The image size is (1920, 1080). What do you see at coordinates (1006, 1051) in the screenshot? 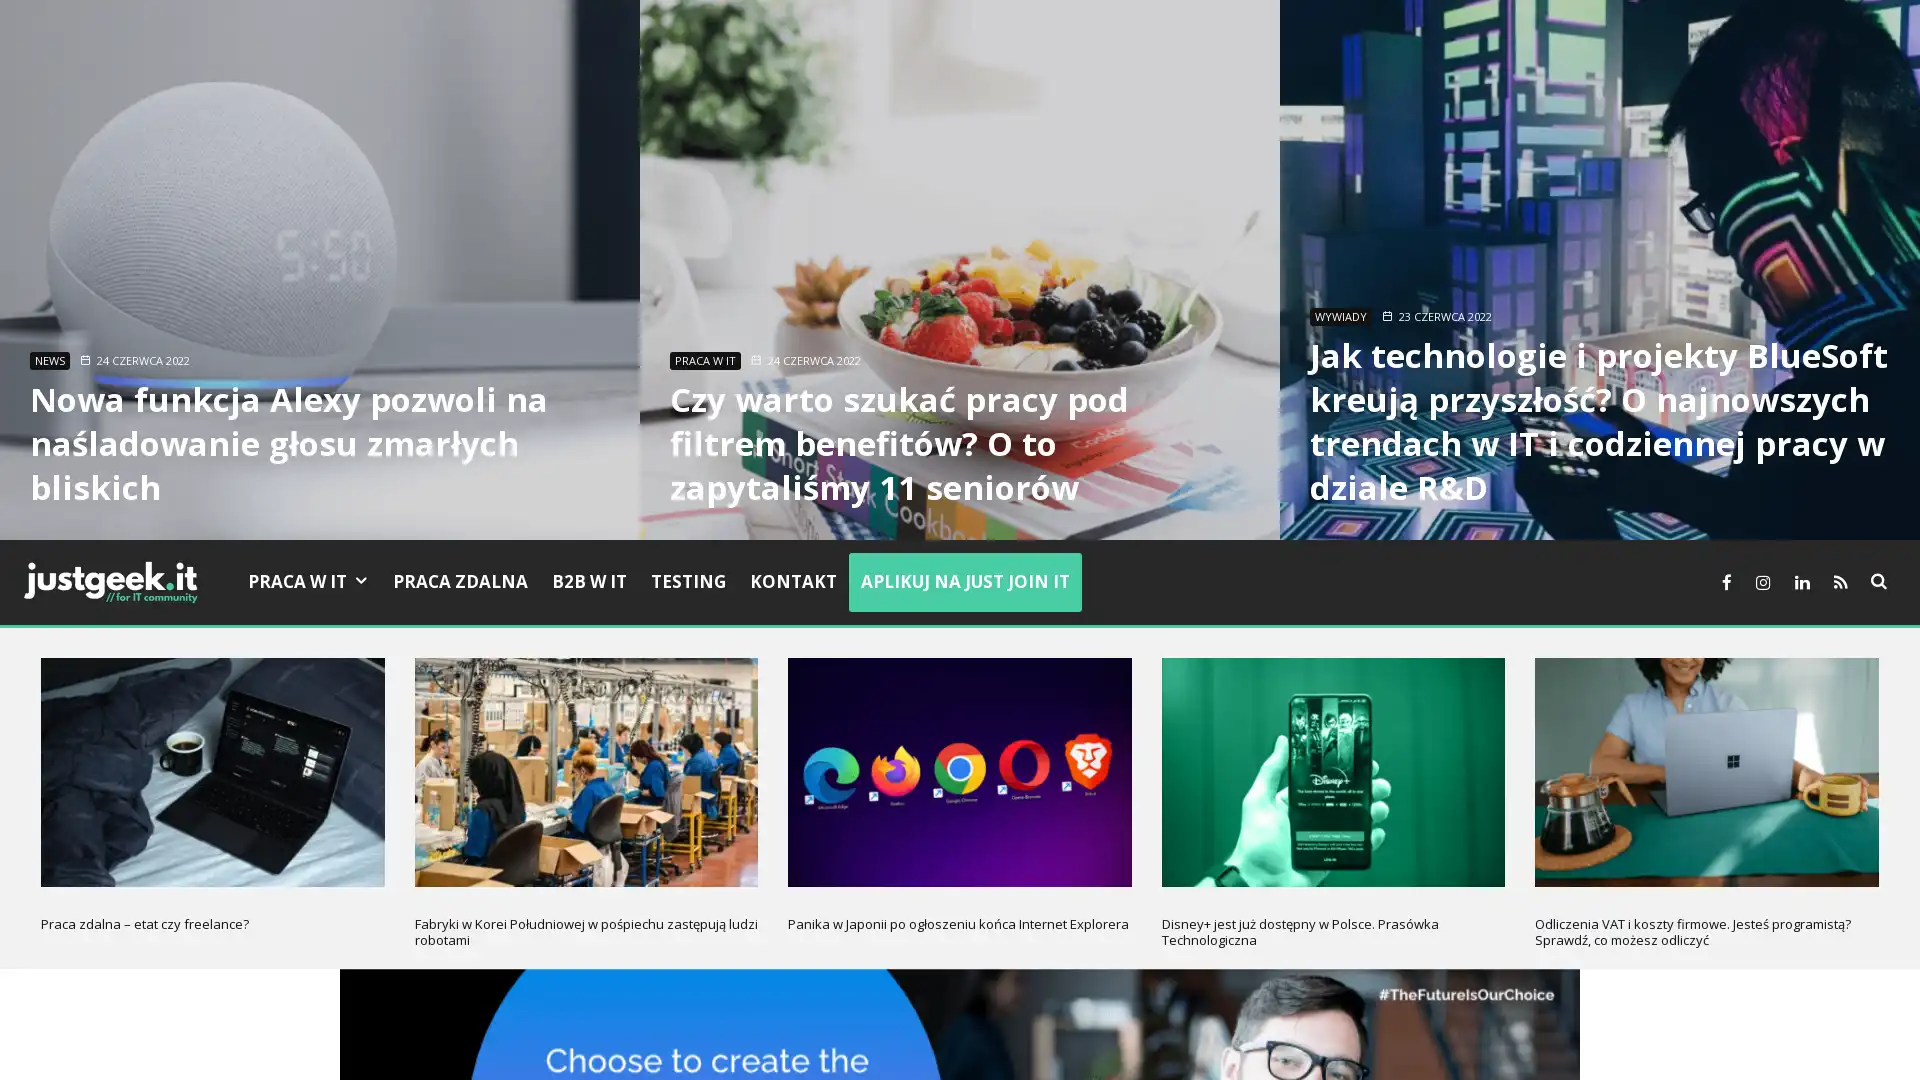
I see `Nie akceptuje` at bounding box center [1006, 1051].